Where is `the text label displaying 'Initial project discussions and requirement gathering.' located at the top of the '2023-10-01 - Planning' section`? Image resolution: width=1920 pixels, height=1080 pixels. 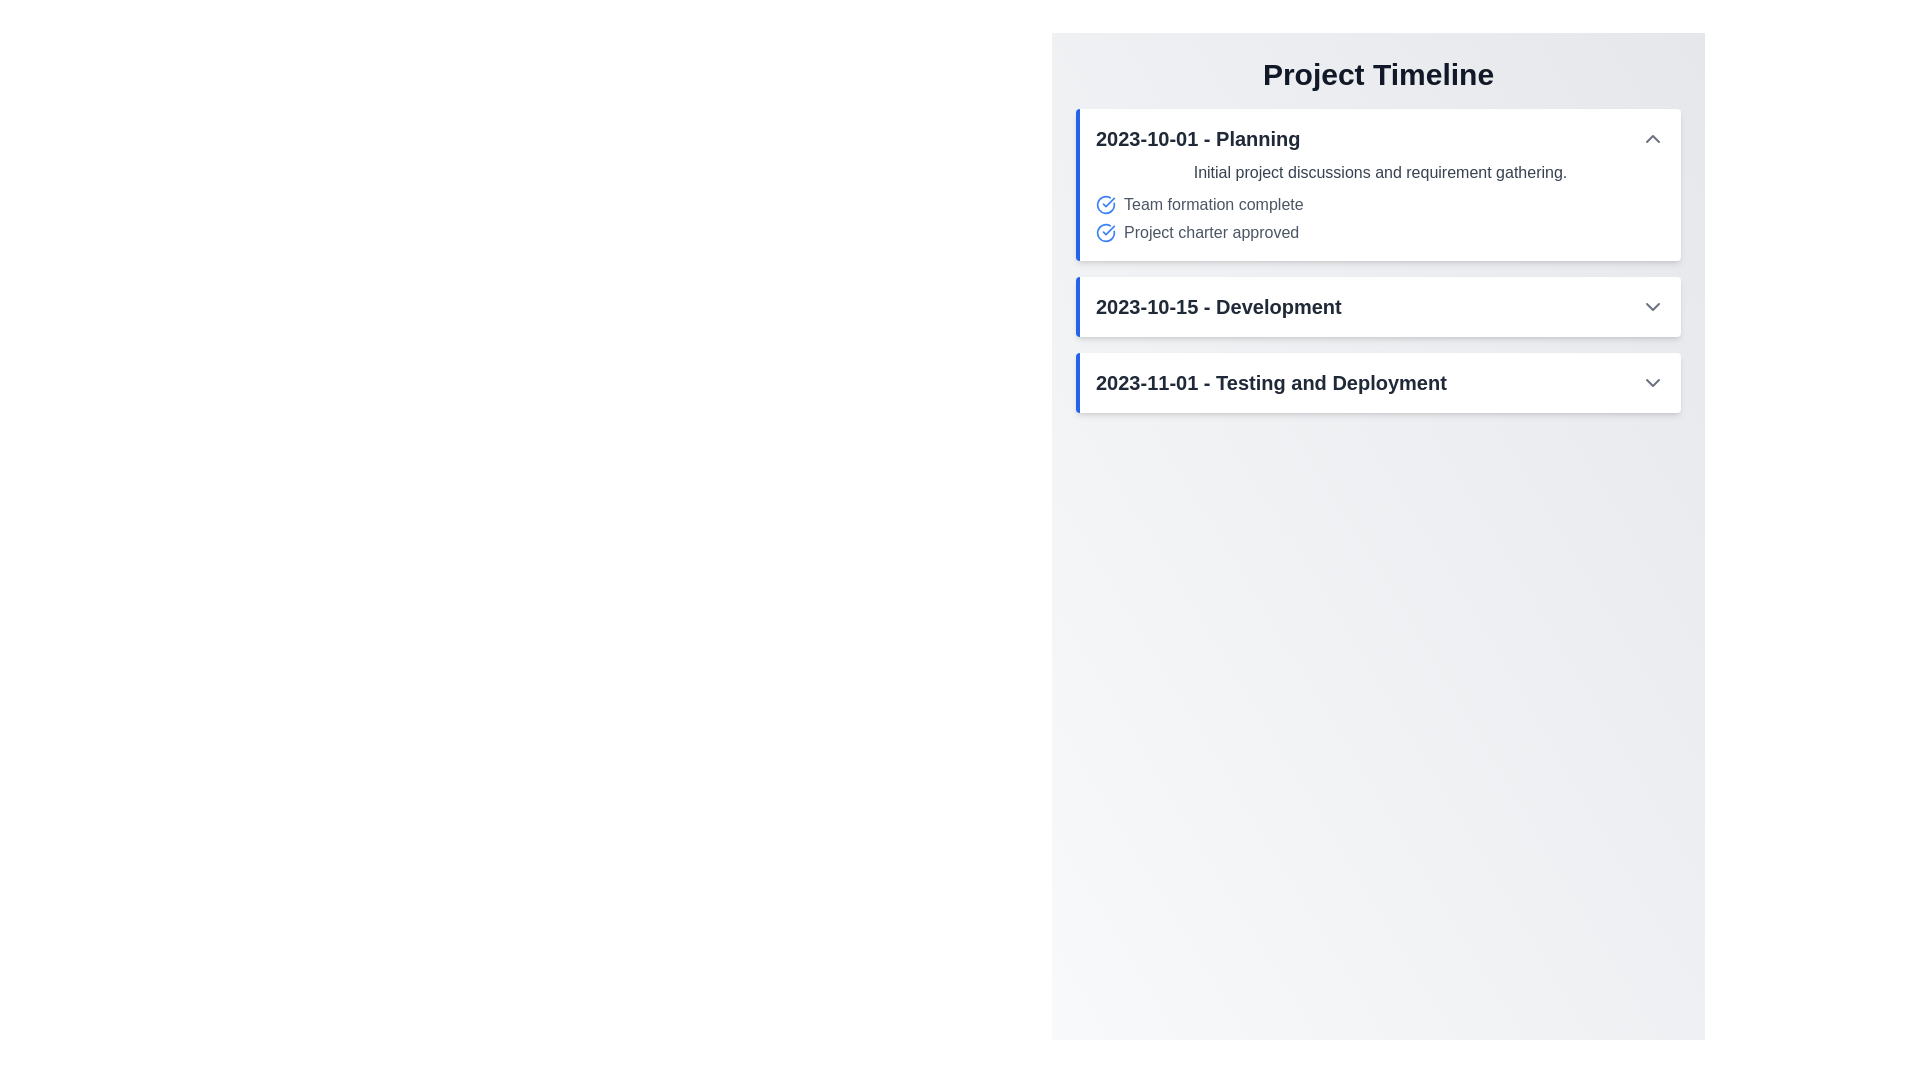 the text label displaying 'Initial project discussions and requirement gathering.' located at the top of the '2023-10-01 - Planning' section is located at coordinates (1379, 172).